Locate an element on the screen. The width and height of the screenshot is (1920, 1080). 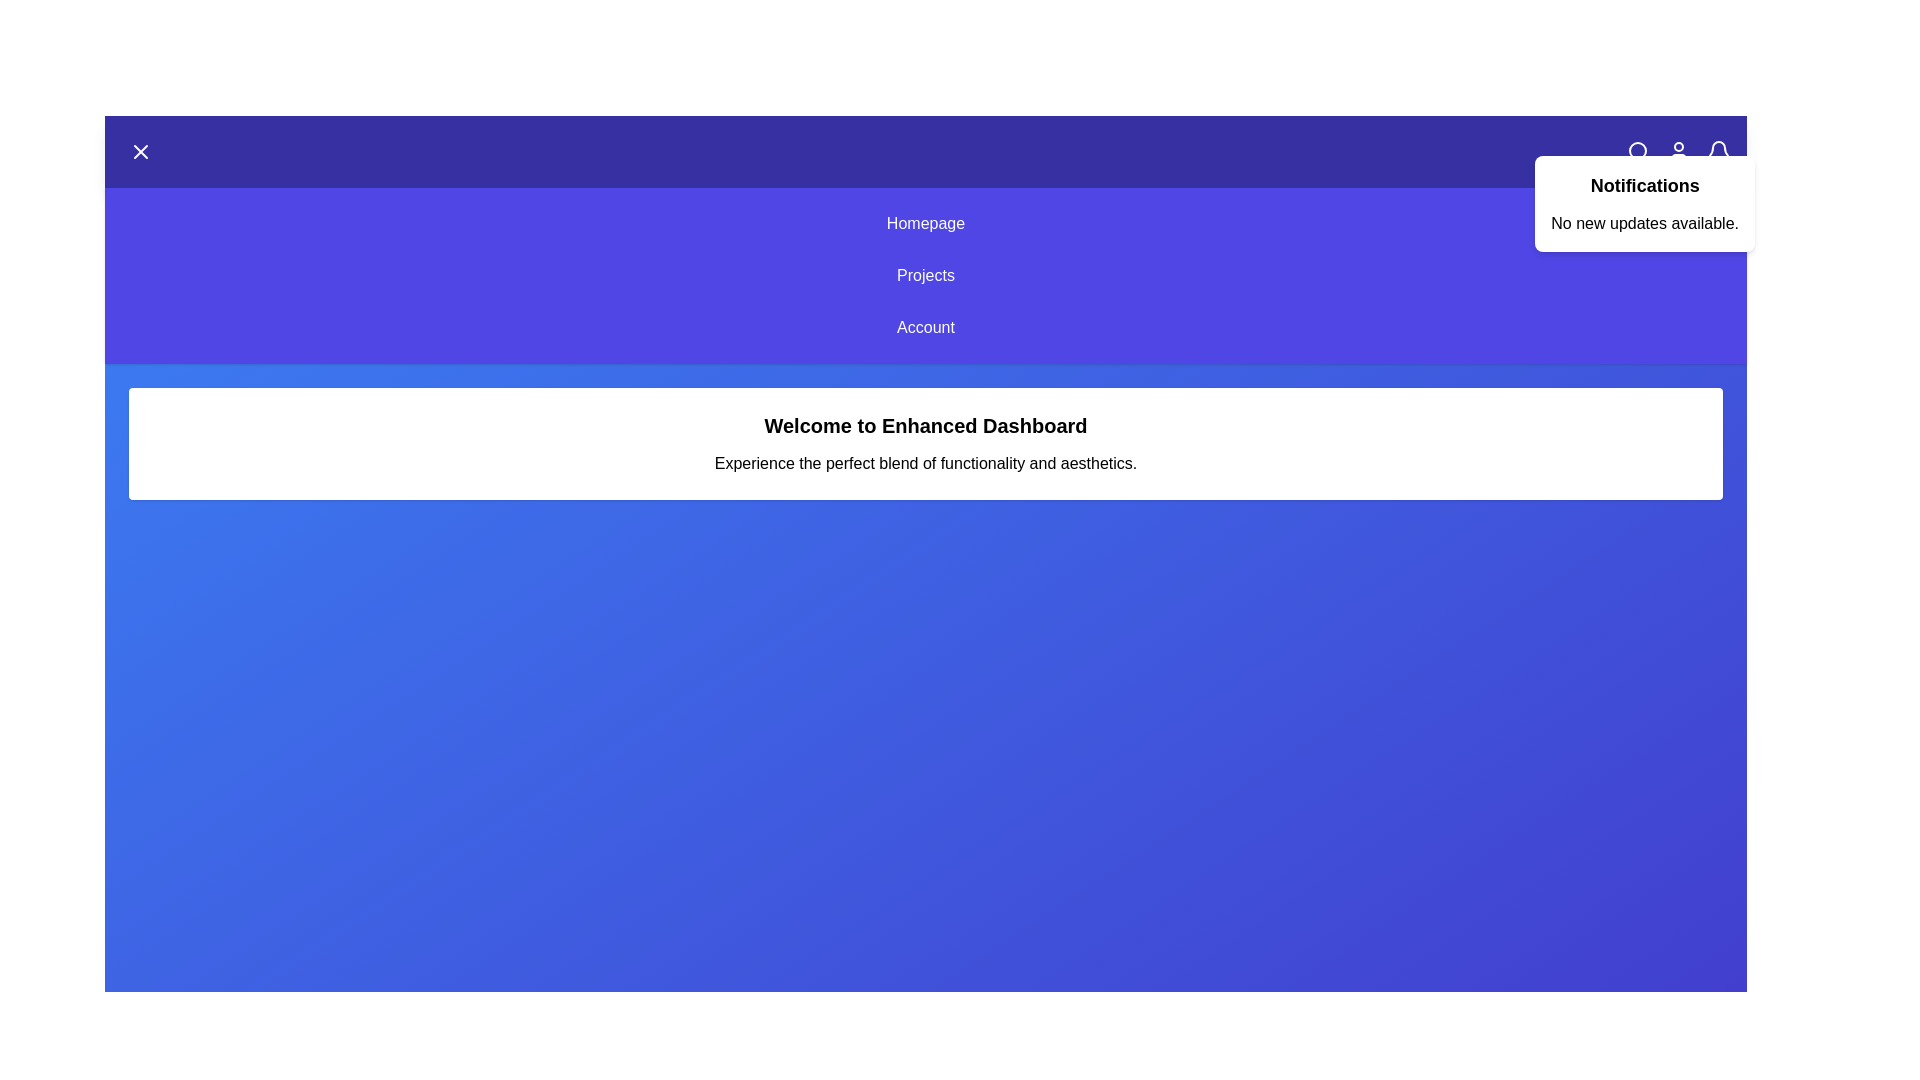
the menu item Homepage from the available options is located at coordinates (925, 223).